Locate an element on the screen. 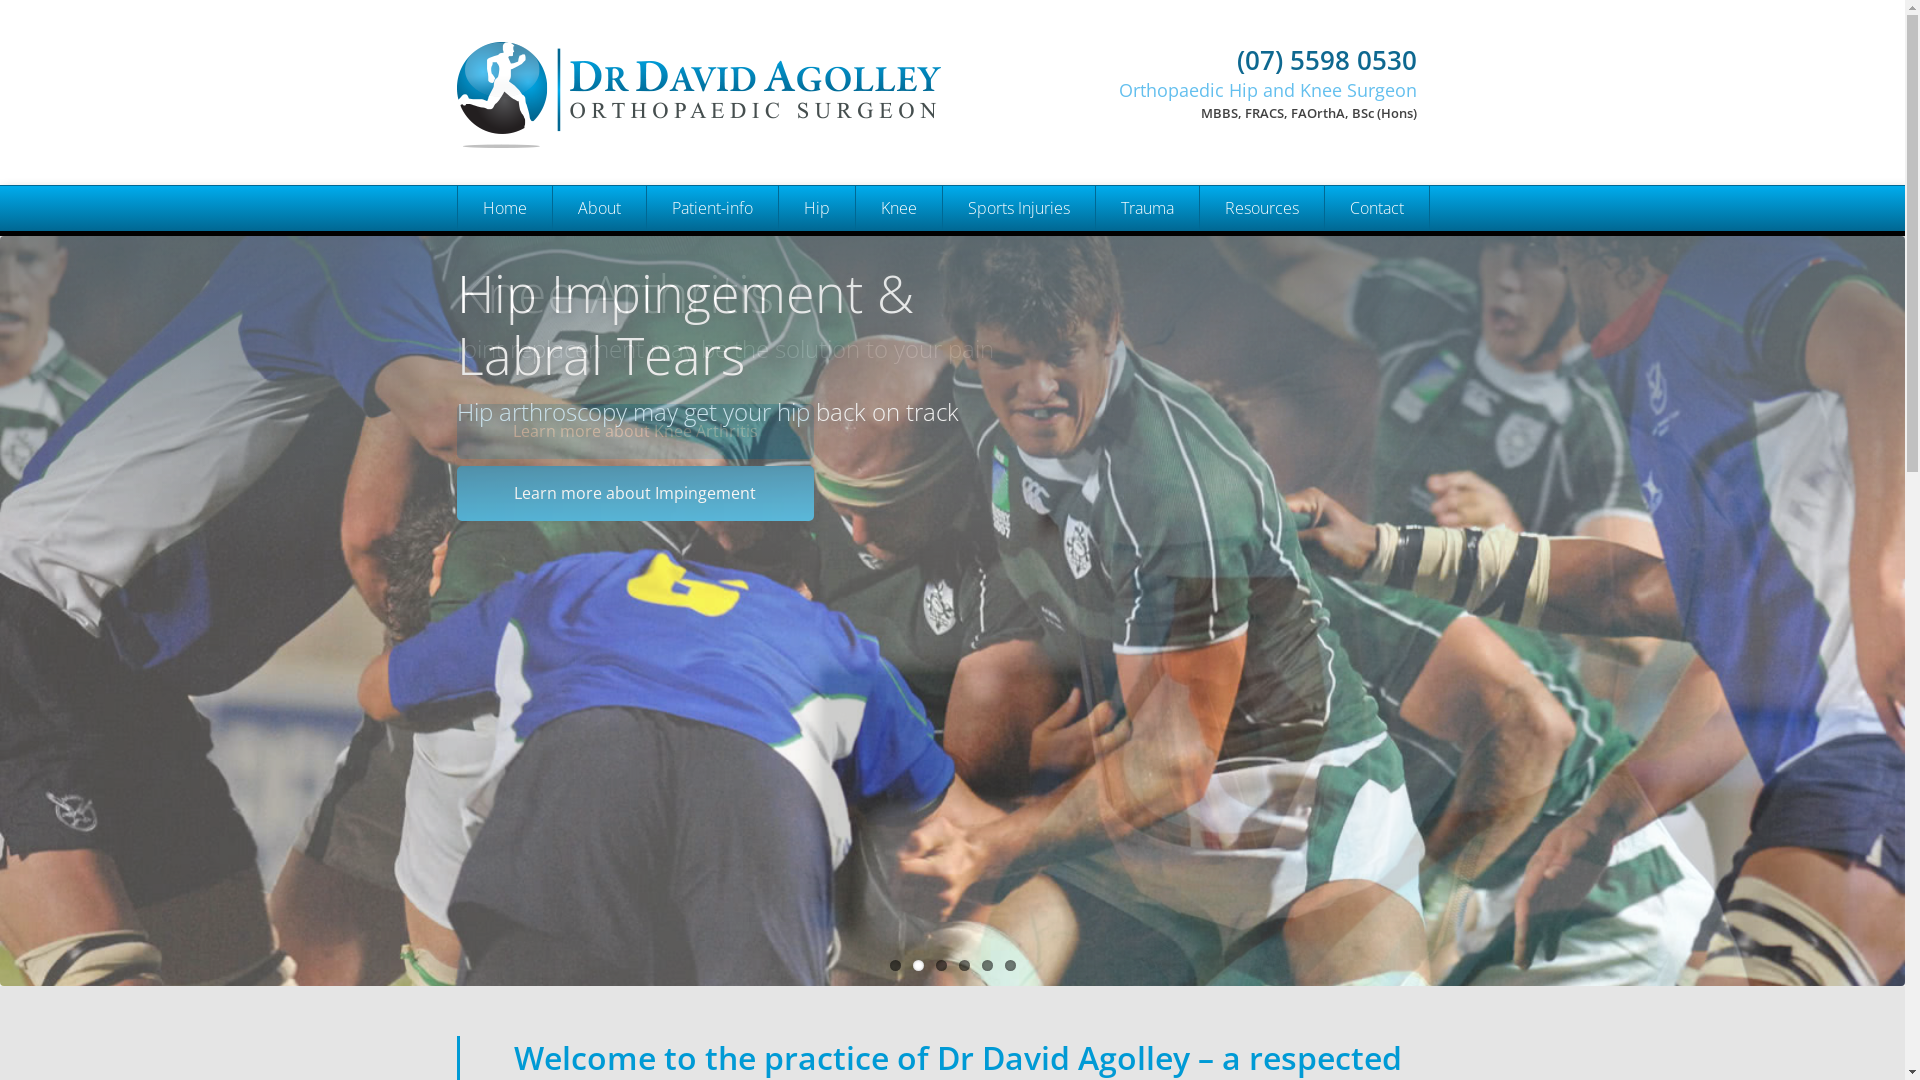 The height and width of the screenshot is (1080, 1920). 'Presentations' is located at coordinates (1259, 298).